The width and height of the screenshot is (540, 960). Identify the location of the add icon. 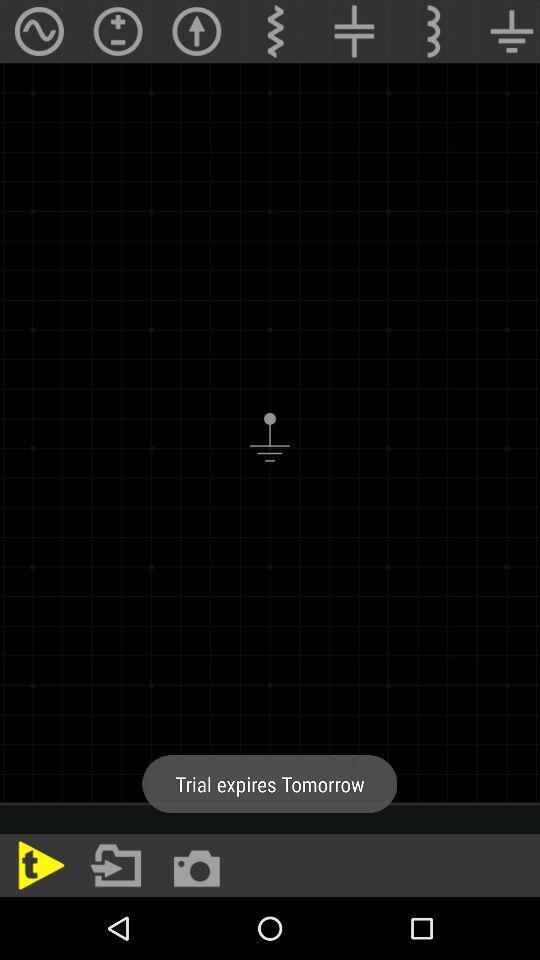
(353, 32).